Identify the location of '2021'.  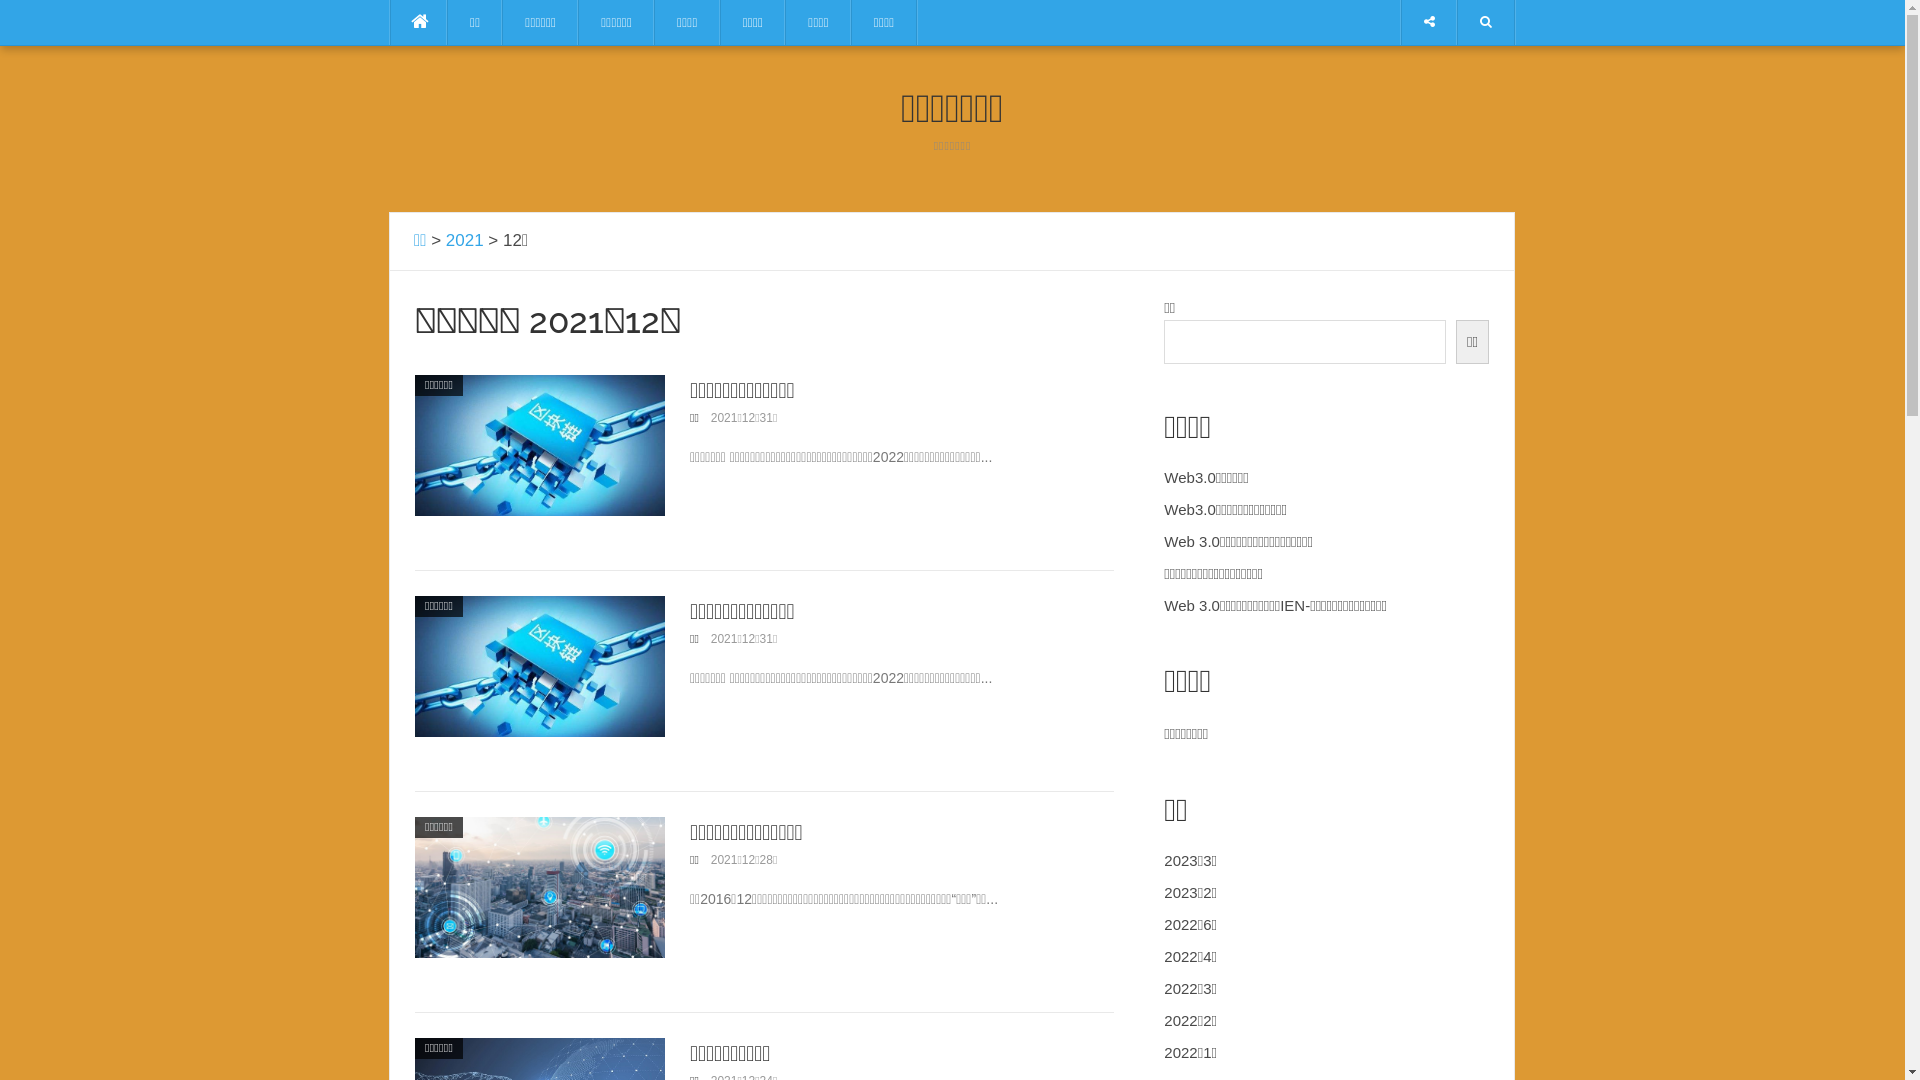
(464, 239).